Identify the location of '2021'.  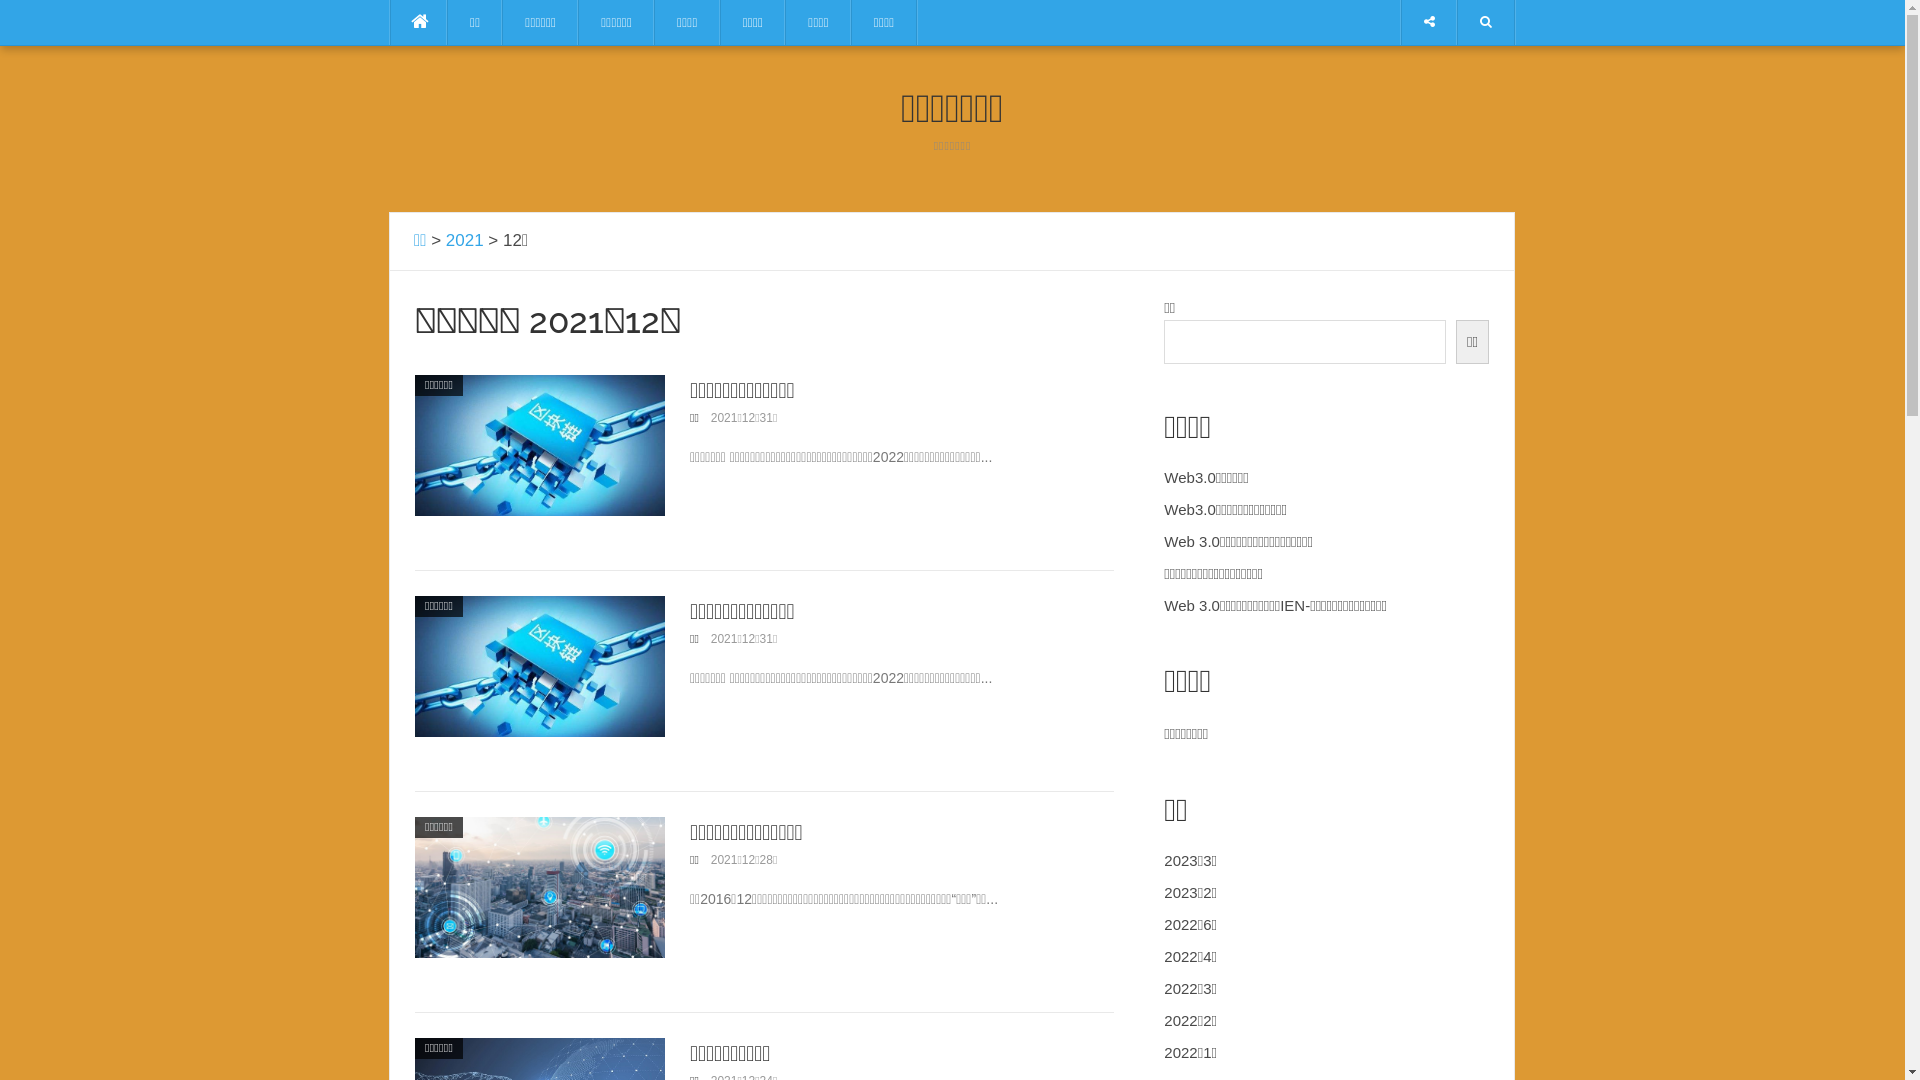
(464, 239).